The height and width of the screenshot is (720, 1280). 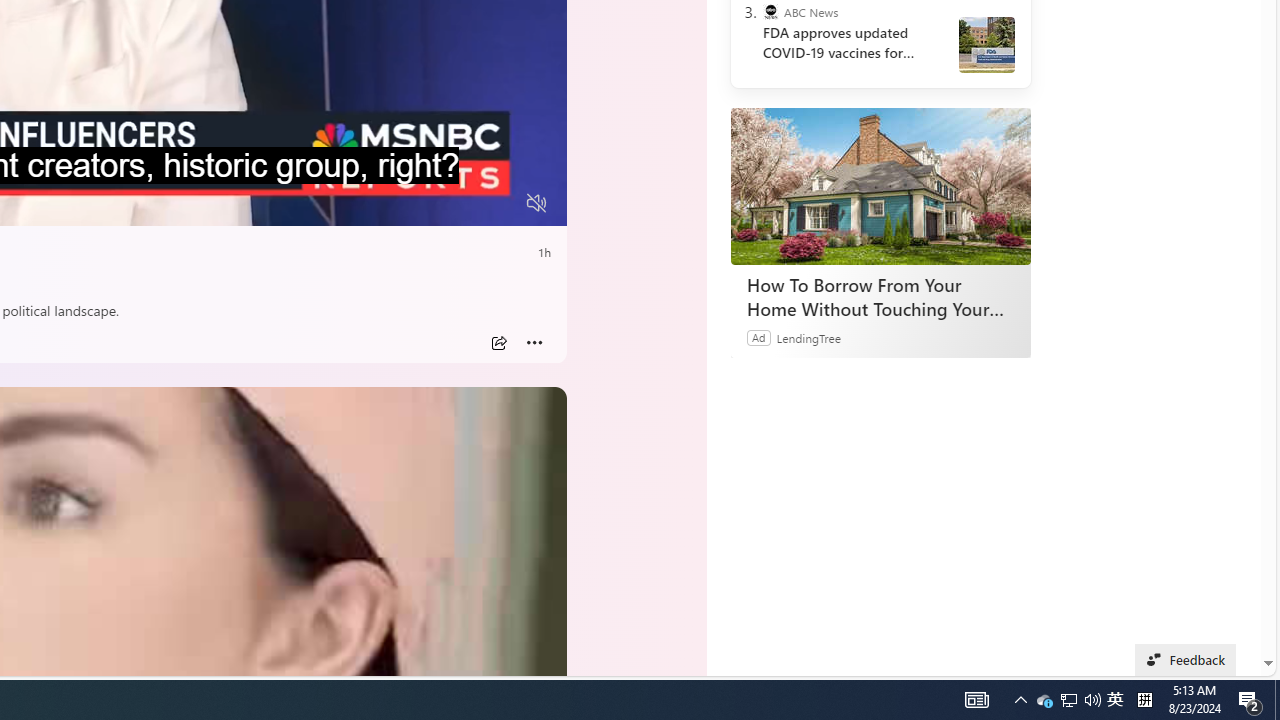 I want to click on 'ABC News', so click(x=769, y=12).